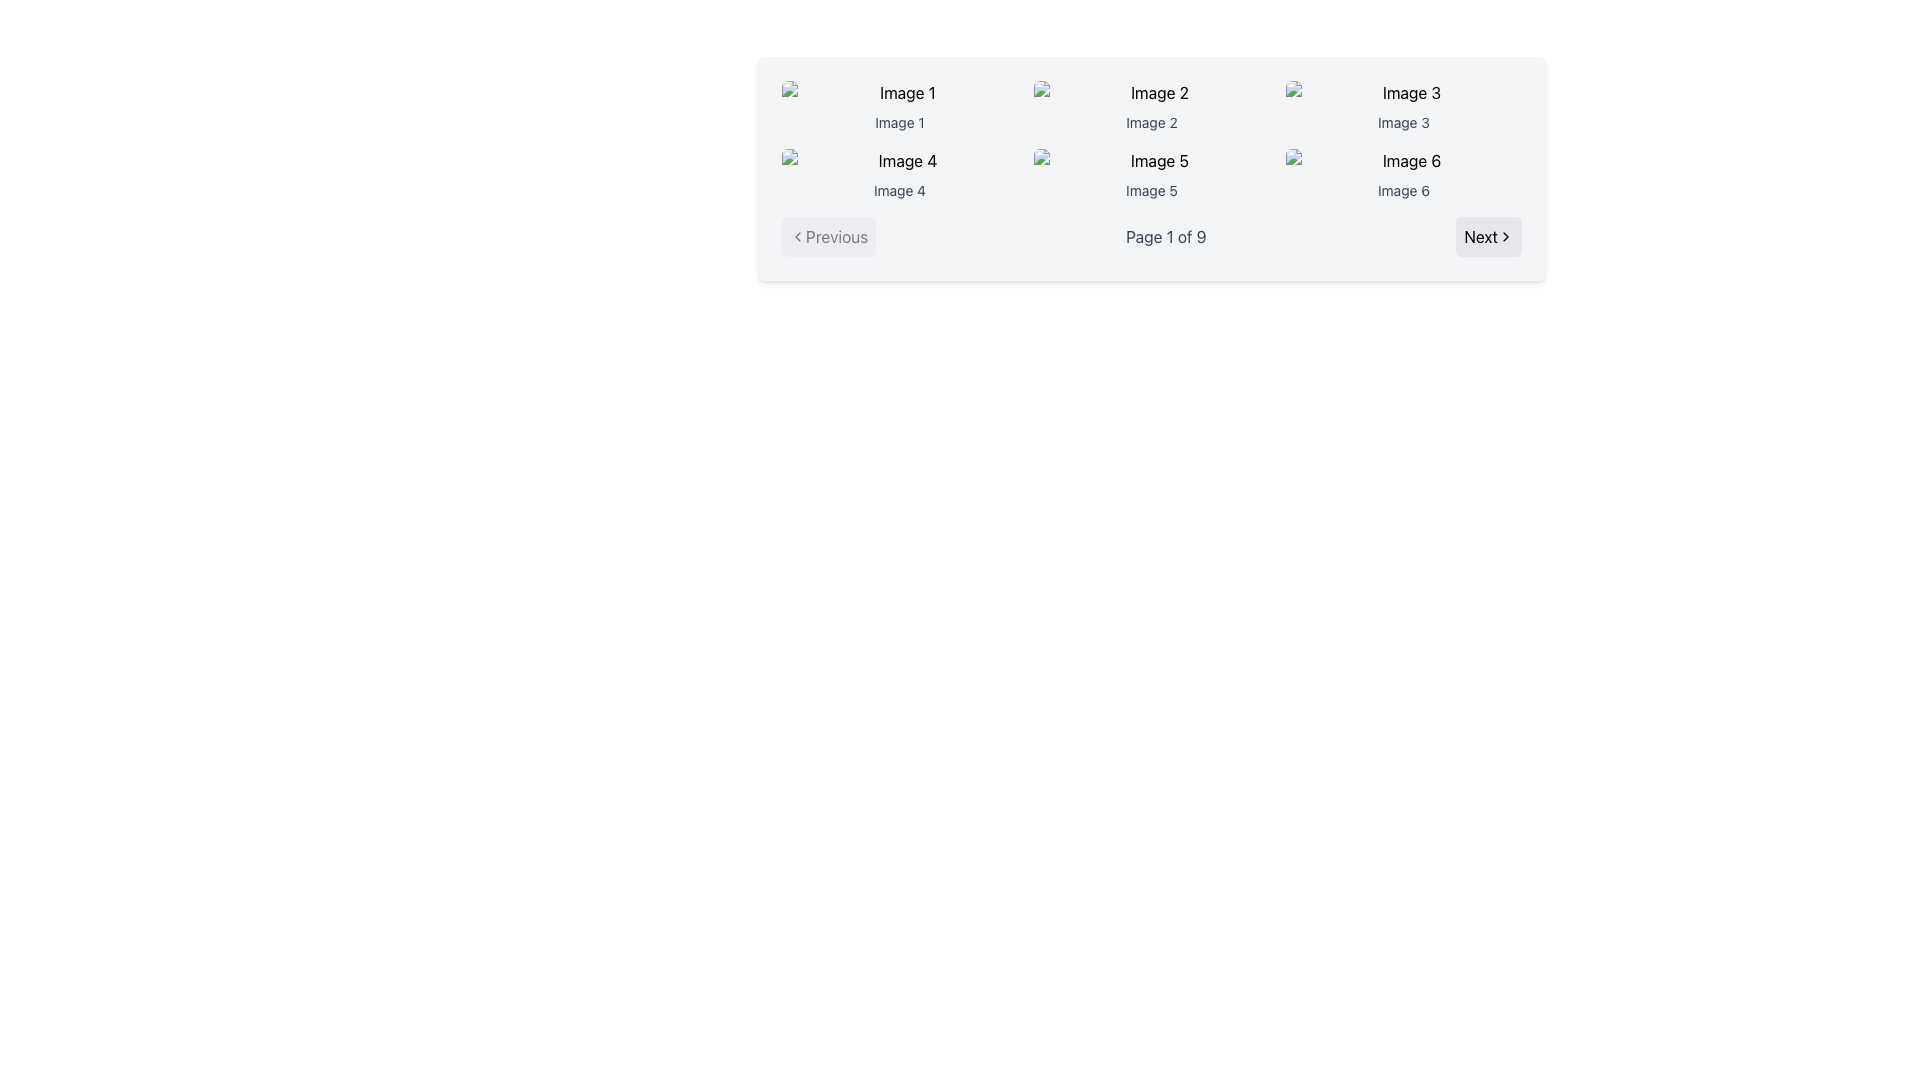 This screenshot has width=1920, height=1080. I want to click on label and page information from the Pagination toolbar located beneath the grid displaying six images, centered horizontally at the bottom of its containing panel, so click(1152, 235).